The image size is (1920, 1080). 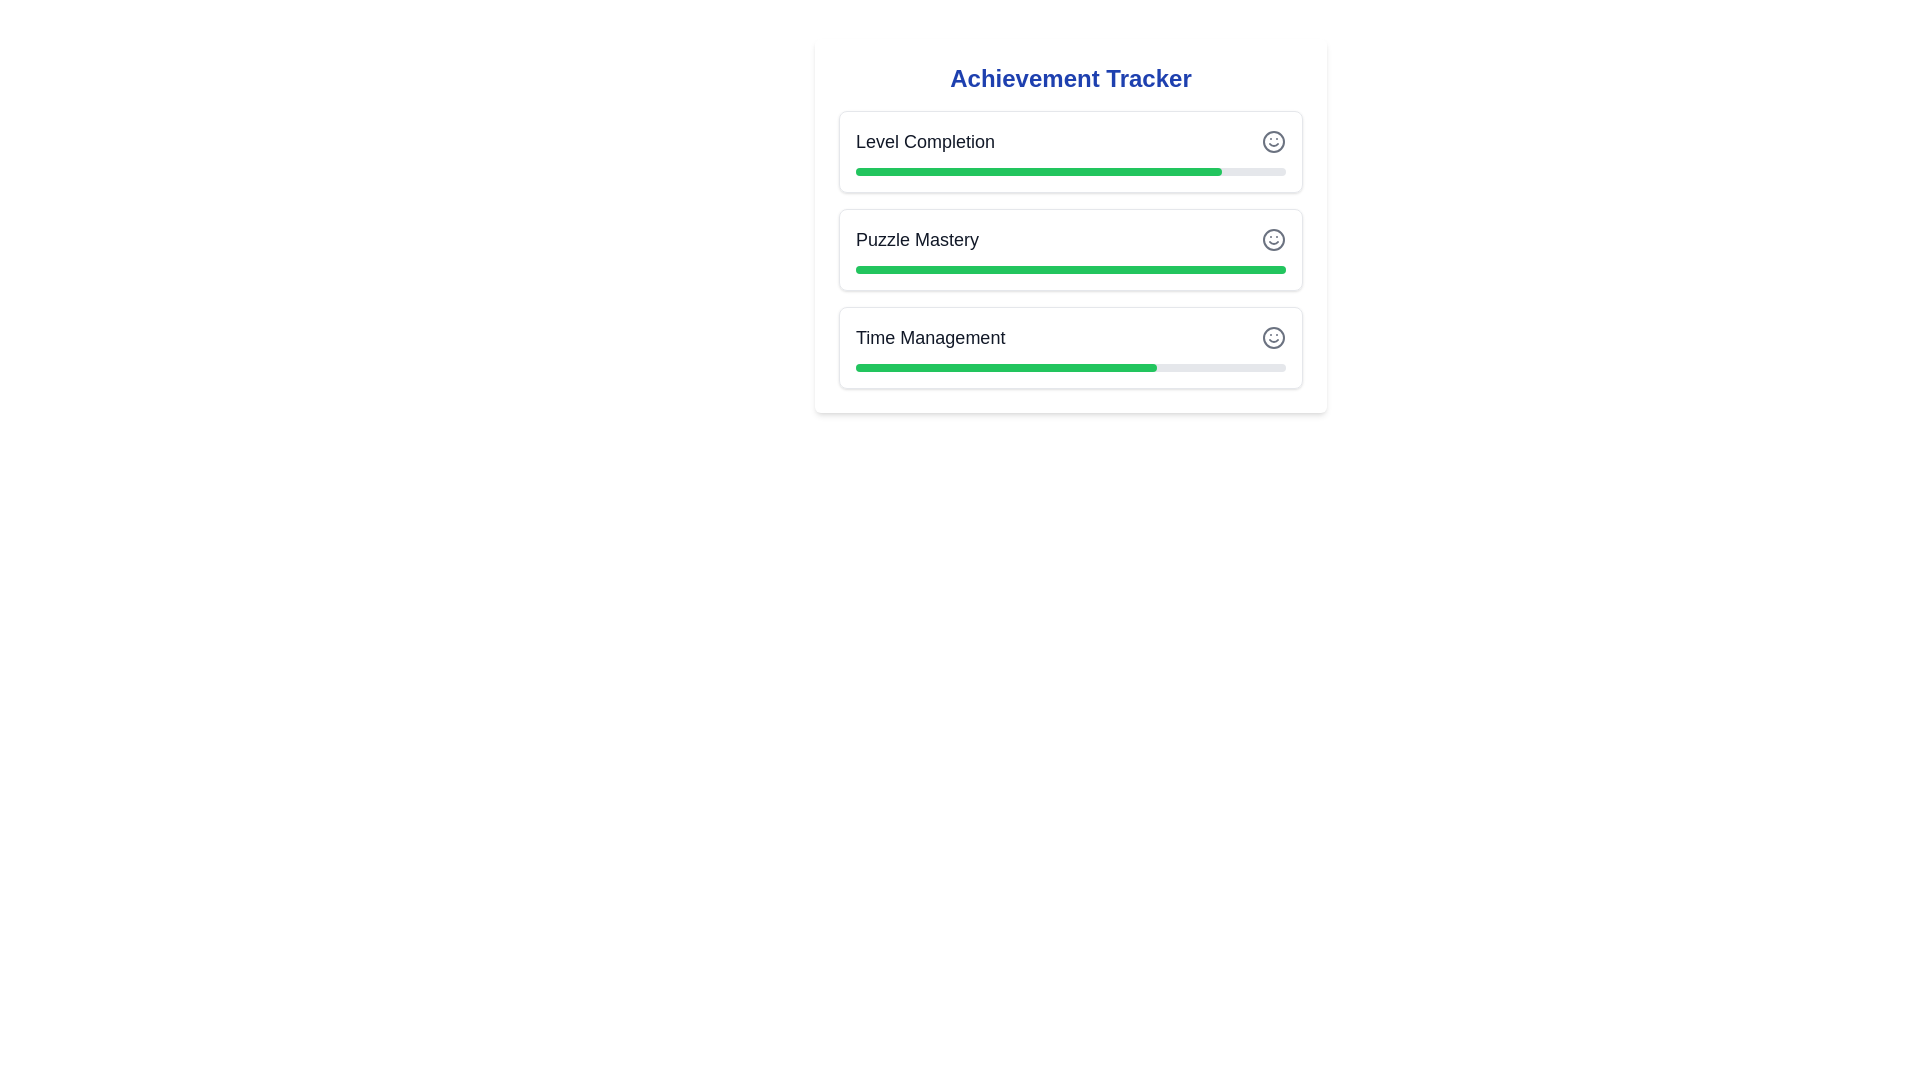 What do you see at coordinates (1069, 171) in the screenshot?
I see `the first progress bar under the header 'Level Completion', which visually represents the progress of the task` at bounding box center [1069, 171].